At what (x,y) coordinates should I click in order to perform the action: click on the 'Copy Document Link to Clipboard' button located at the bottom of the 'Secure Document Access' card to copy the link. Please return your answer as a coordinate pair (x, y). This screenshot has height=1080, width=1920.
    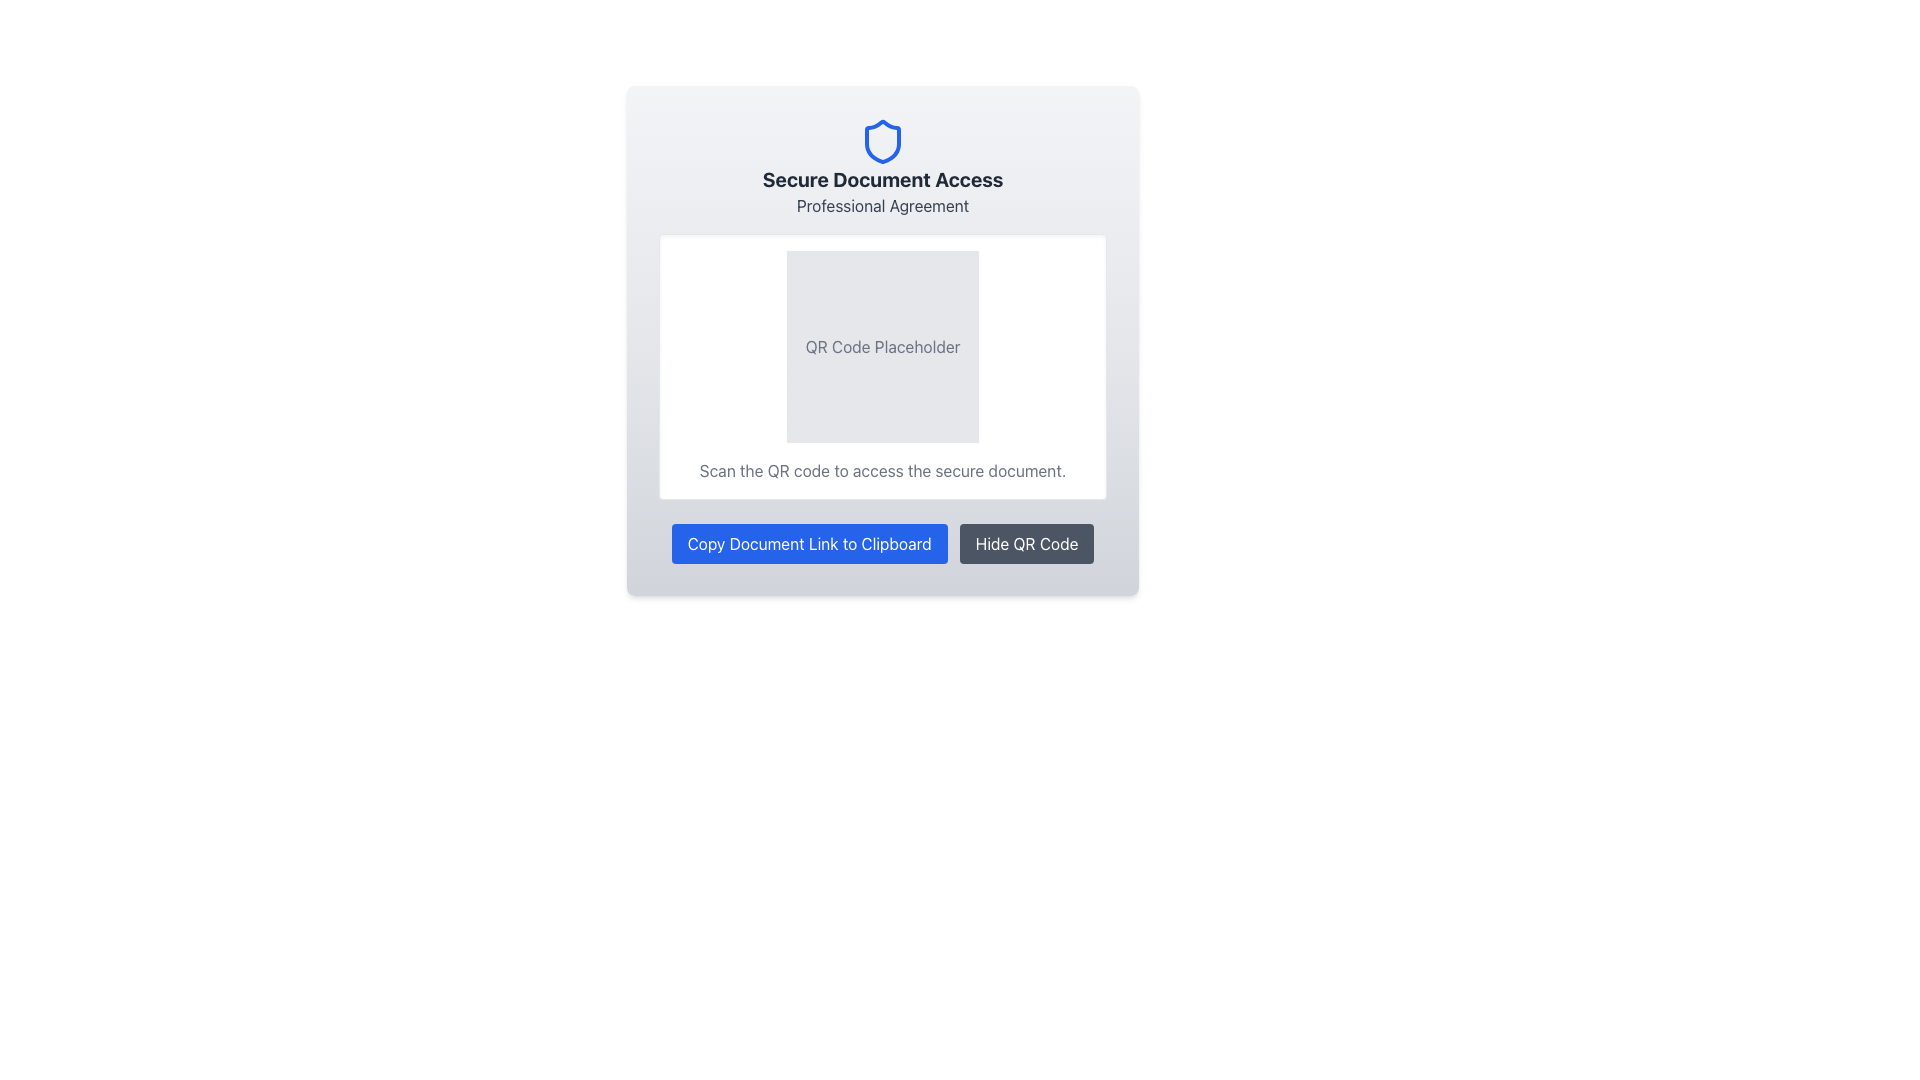
    Looking at the image, I should click on (882, 543).